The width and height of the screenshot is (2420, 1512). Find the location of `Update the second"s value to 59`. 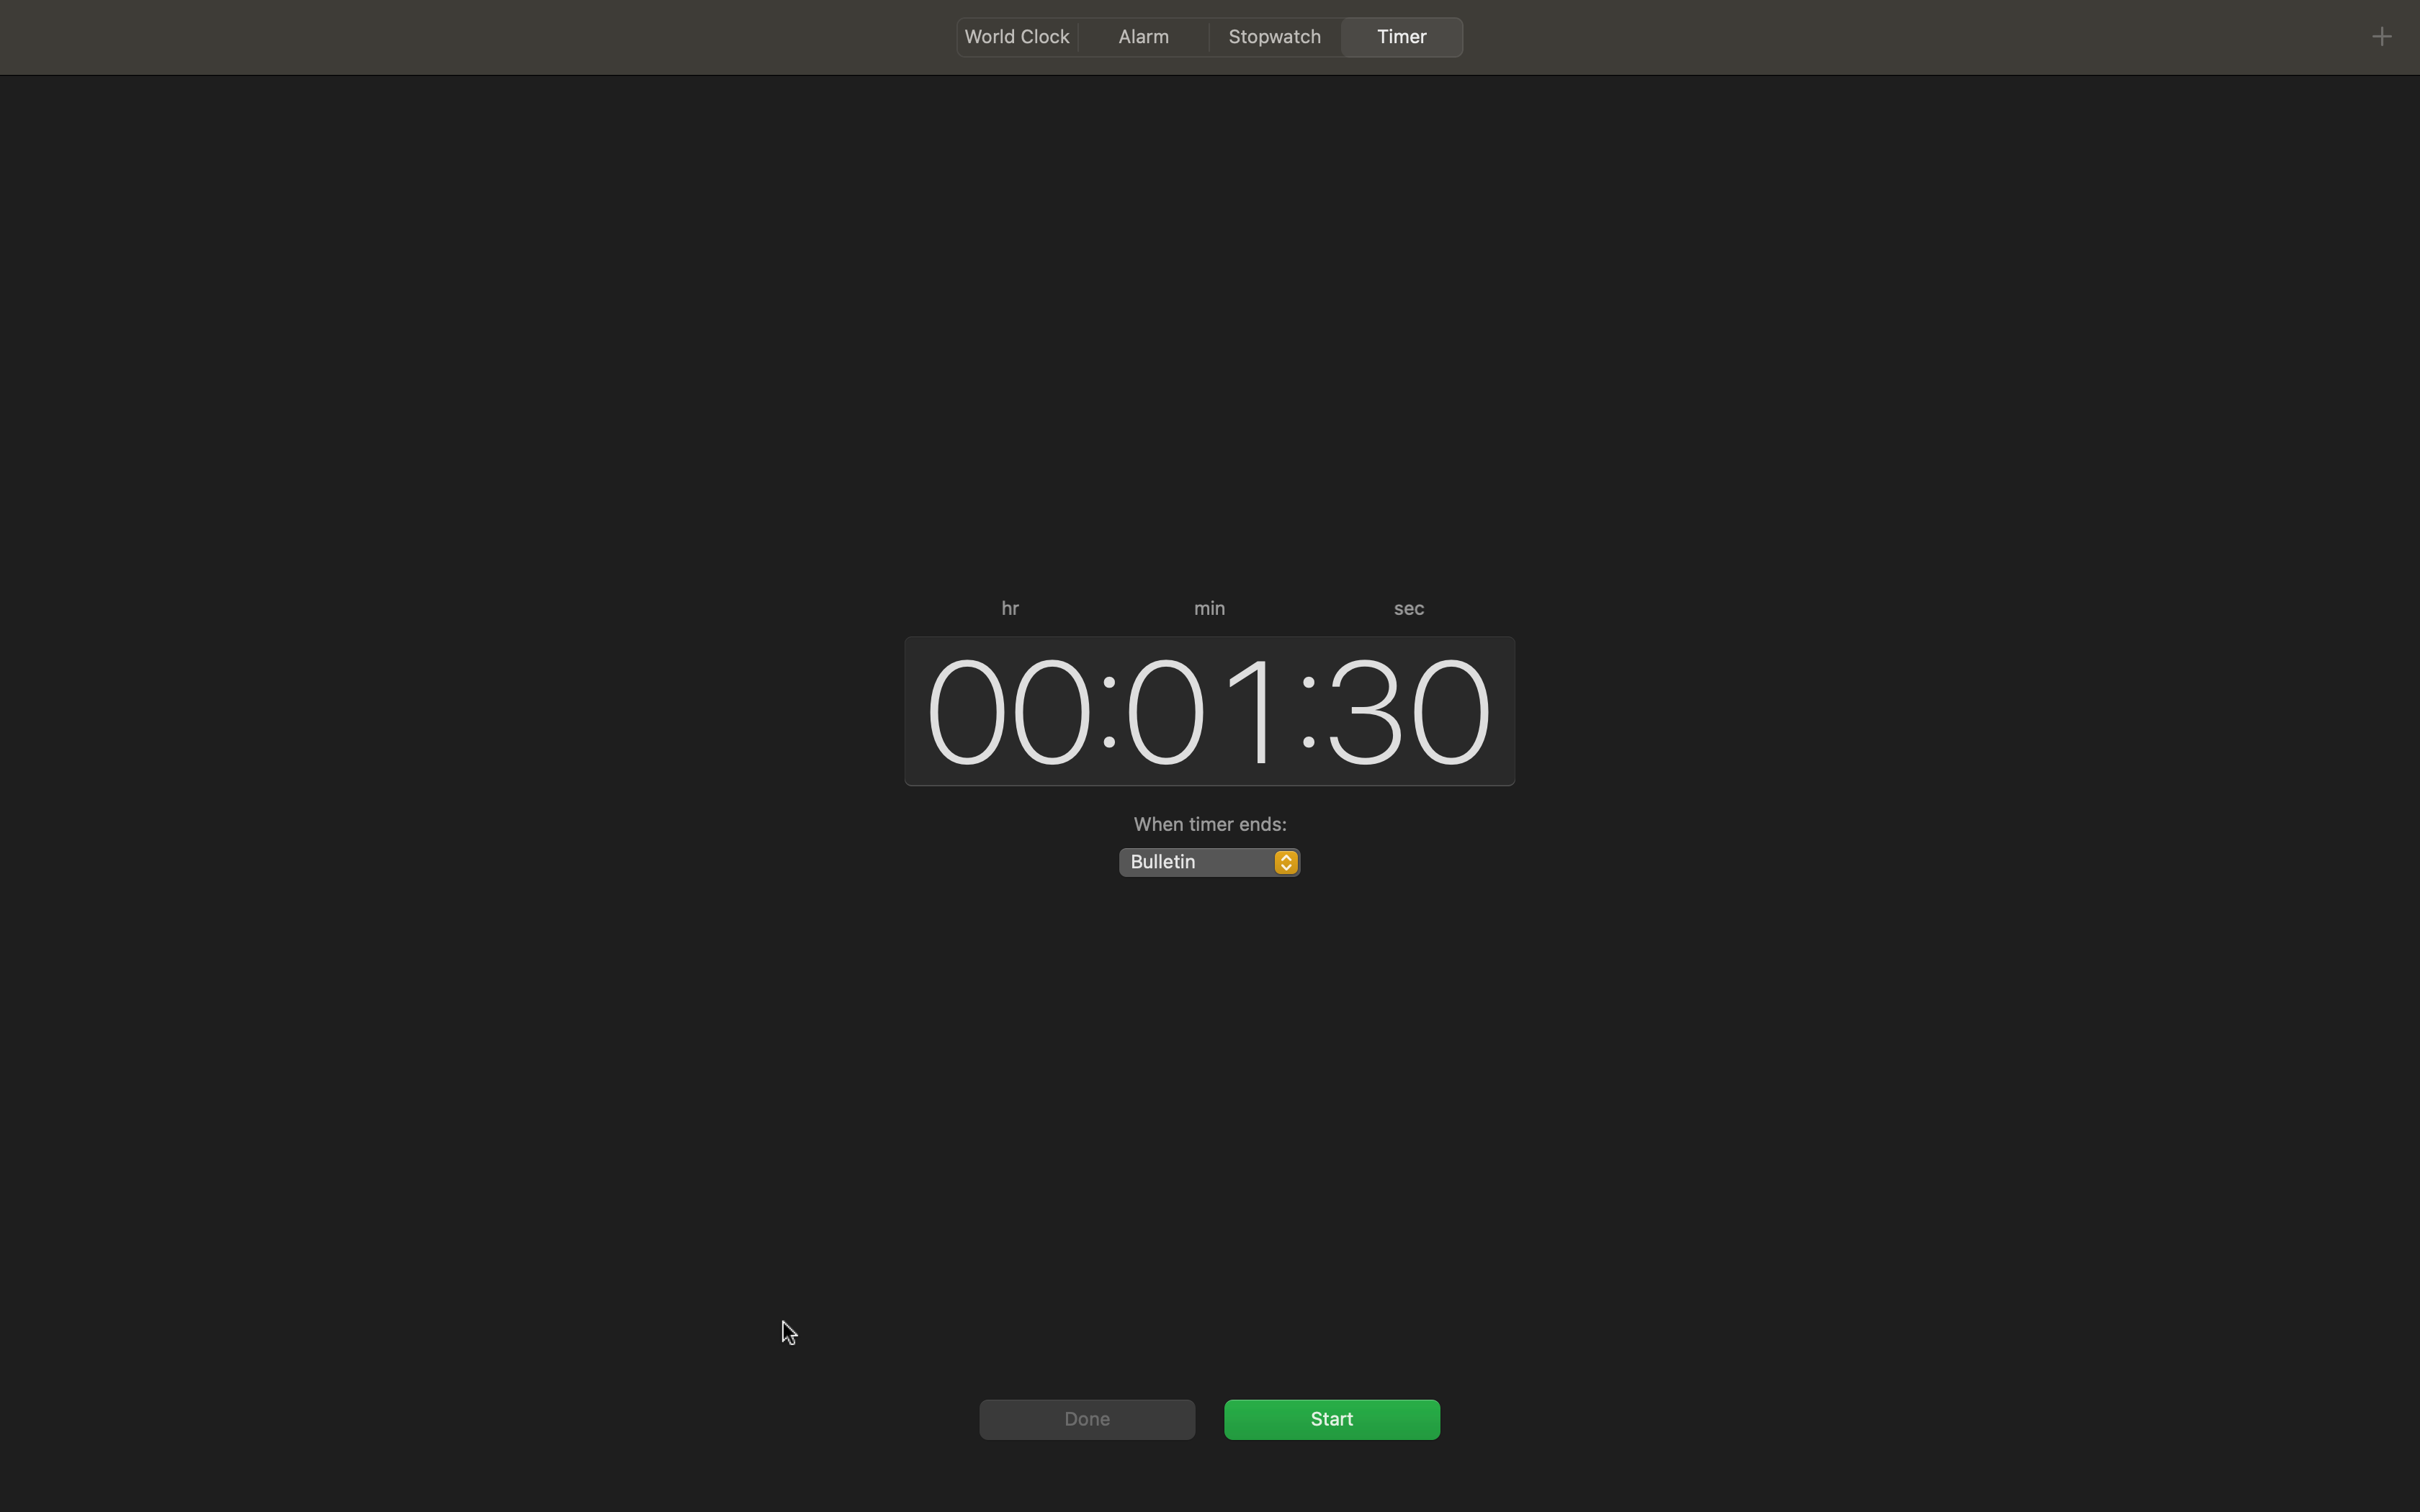

Update the second"s value to 59 is located at coordinates (1411, 705).